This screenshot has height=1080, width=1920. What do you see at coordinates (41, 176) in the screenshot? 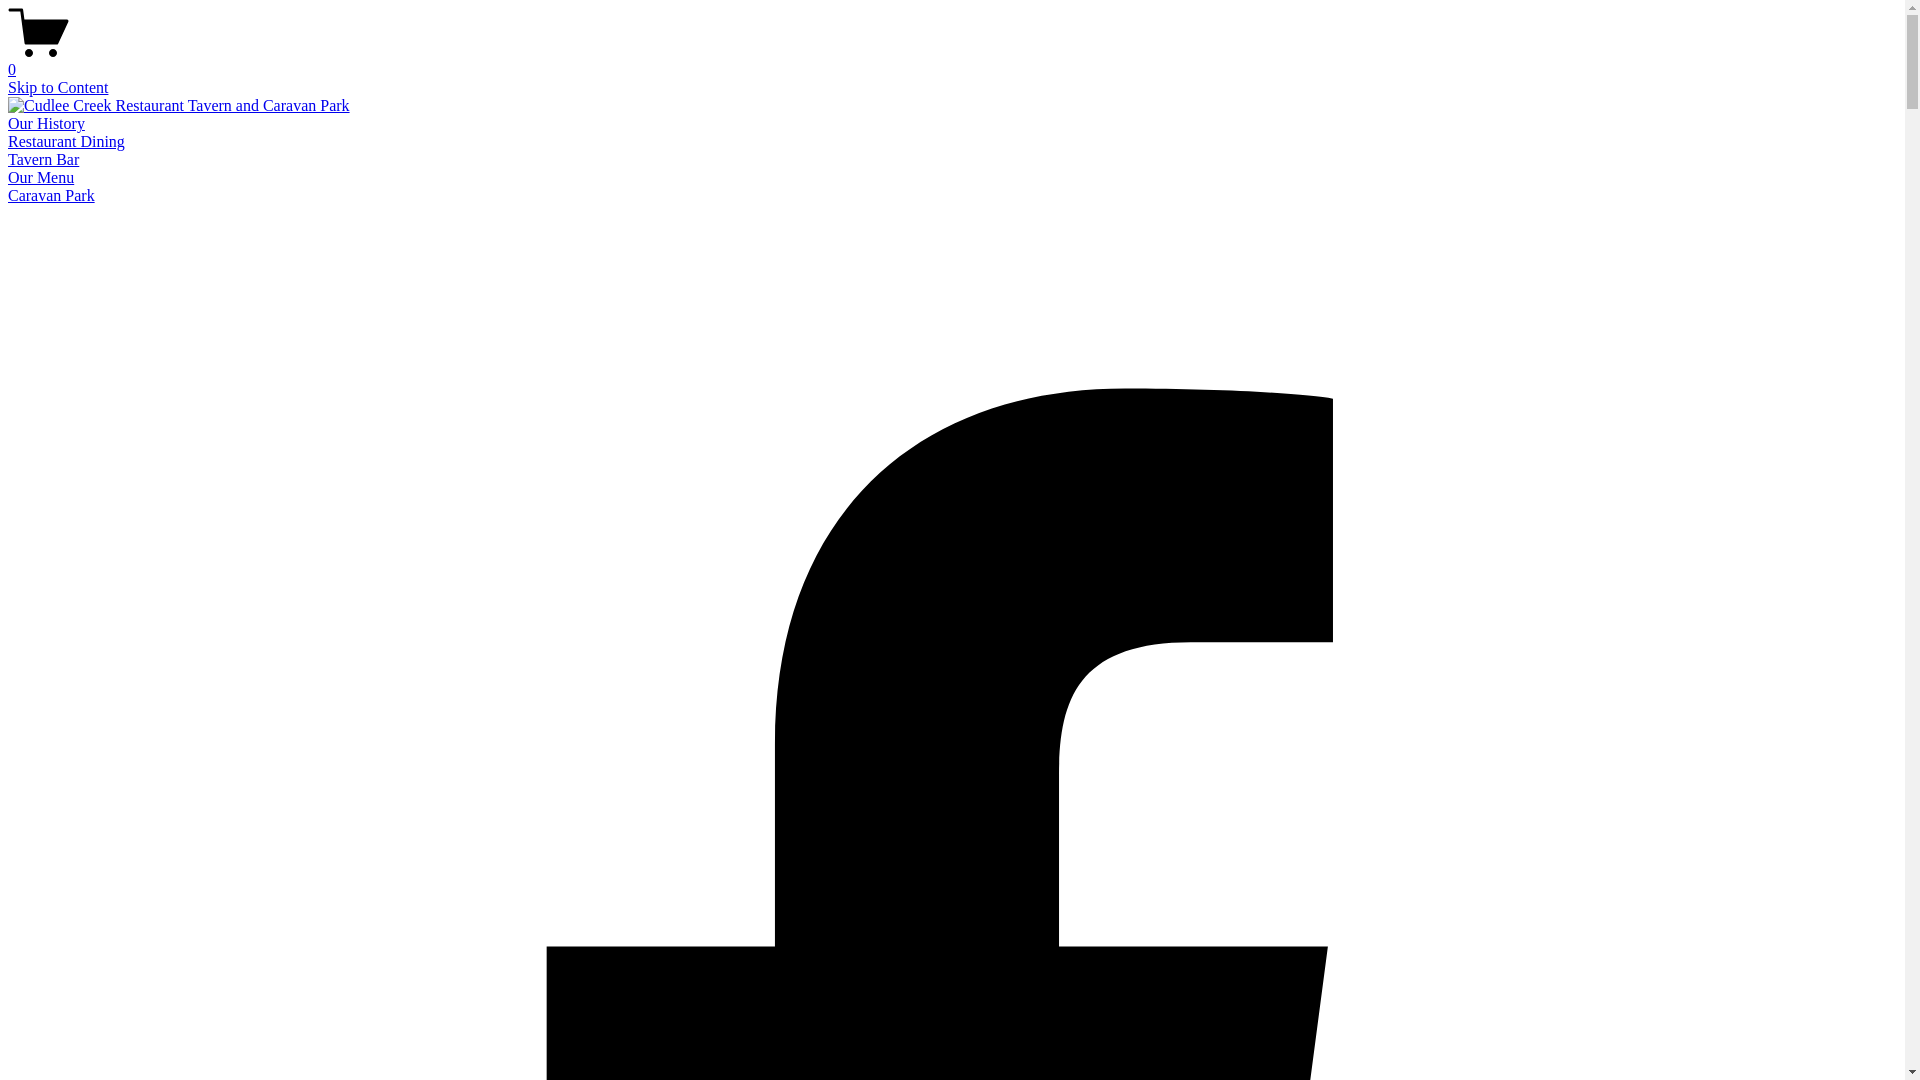
I see `'Our Menu'` at bounding box center [41, 176].